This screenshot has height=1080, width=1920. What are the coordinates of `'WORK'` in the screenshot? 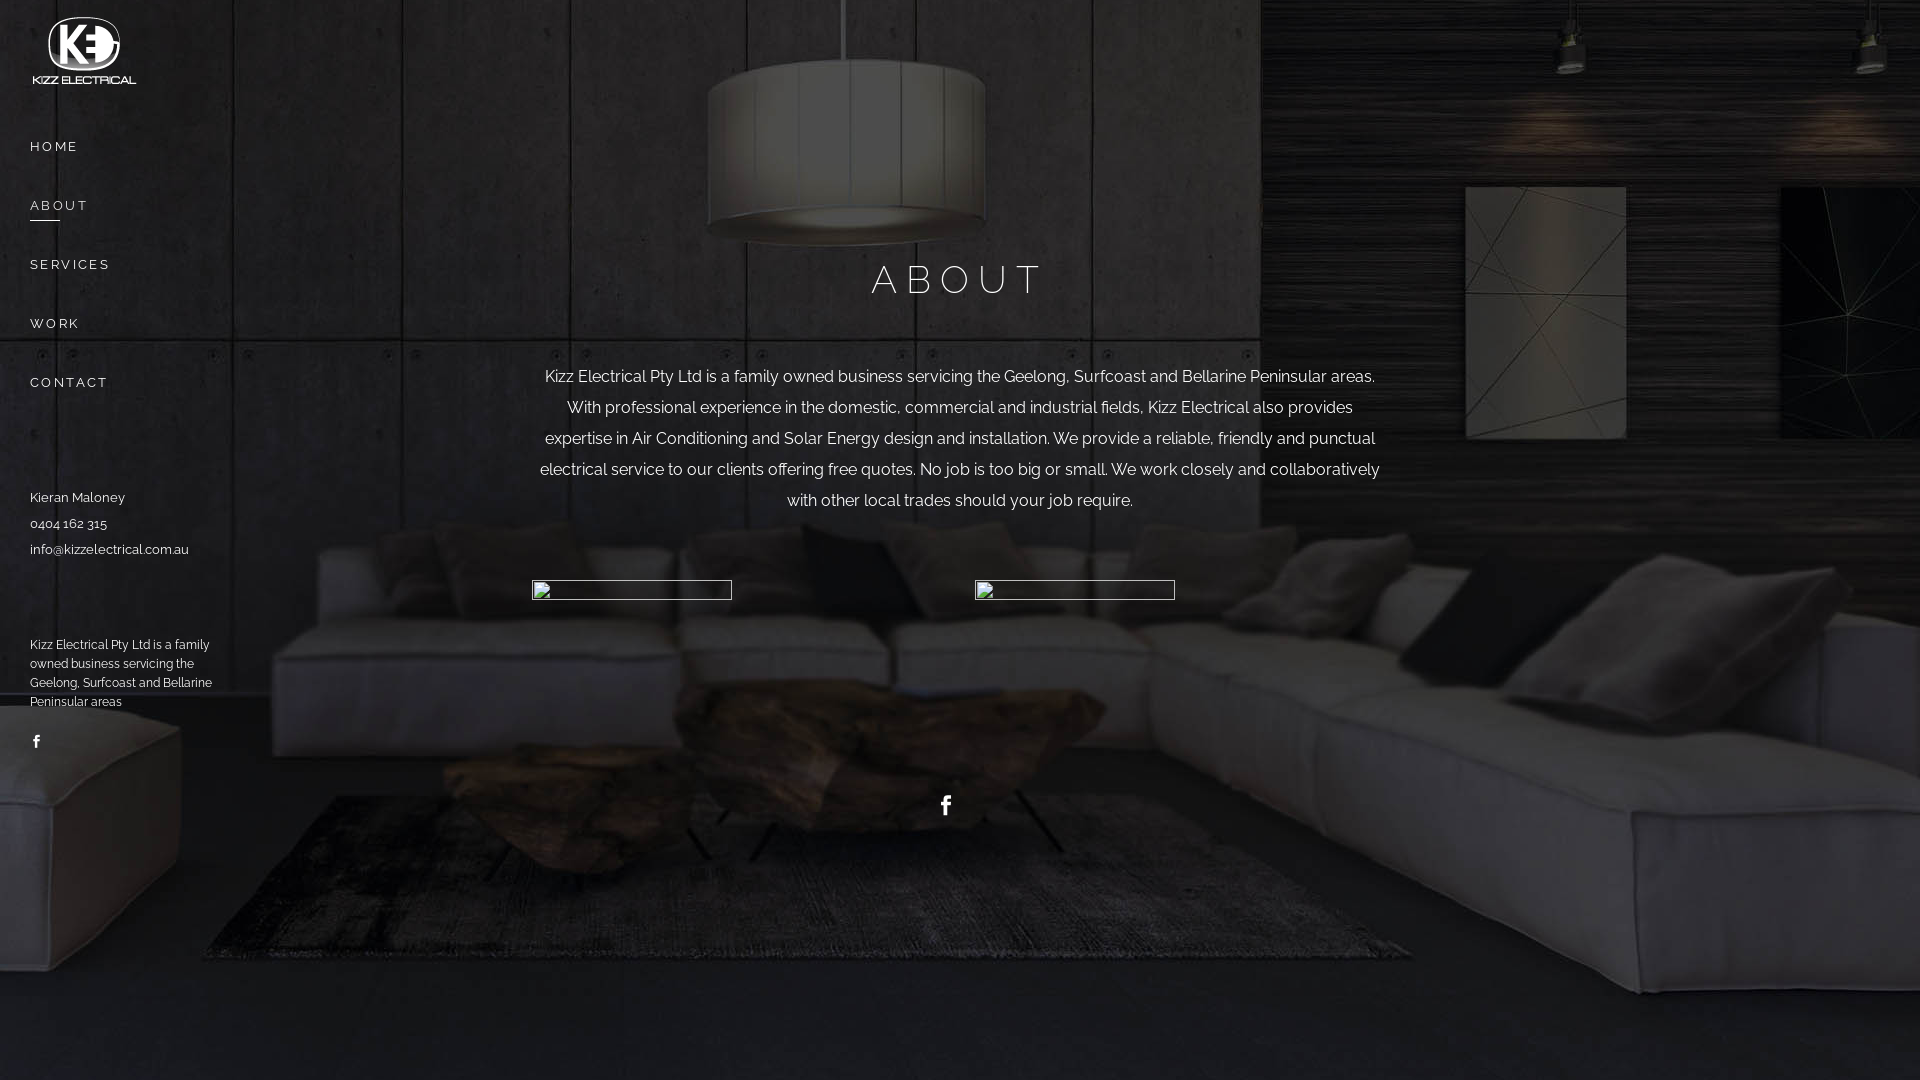 It's located at (128, 322).